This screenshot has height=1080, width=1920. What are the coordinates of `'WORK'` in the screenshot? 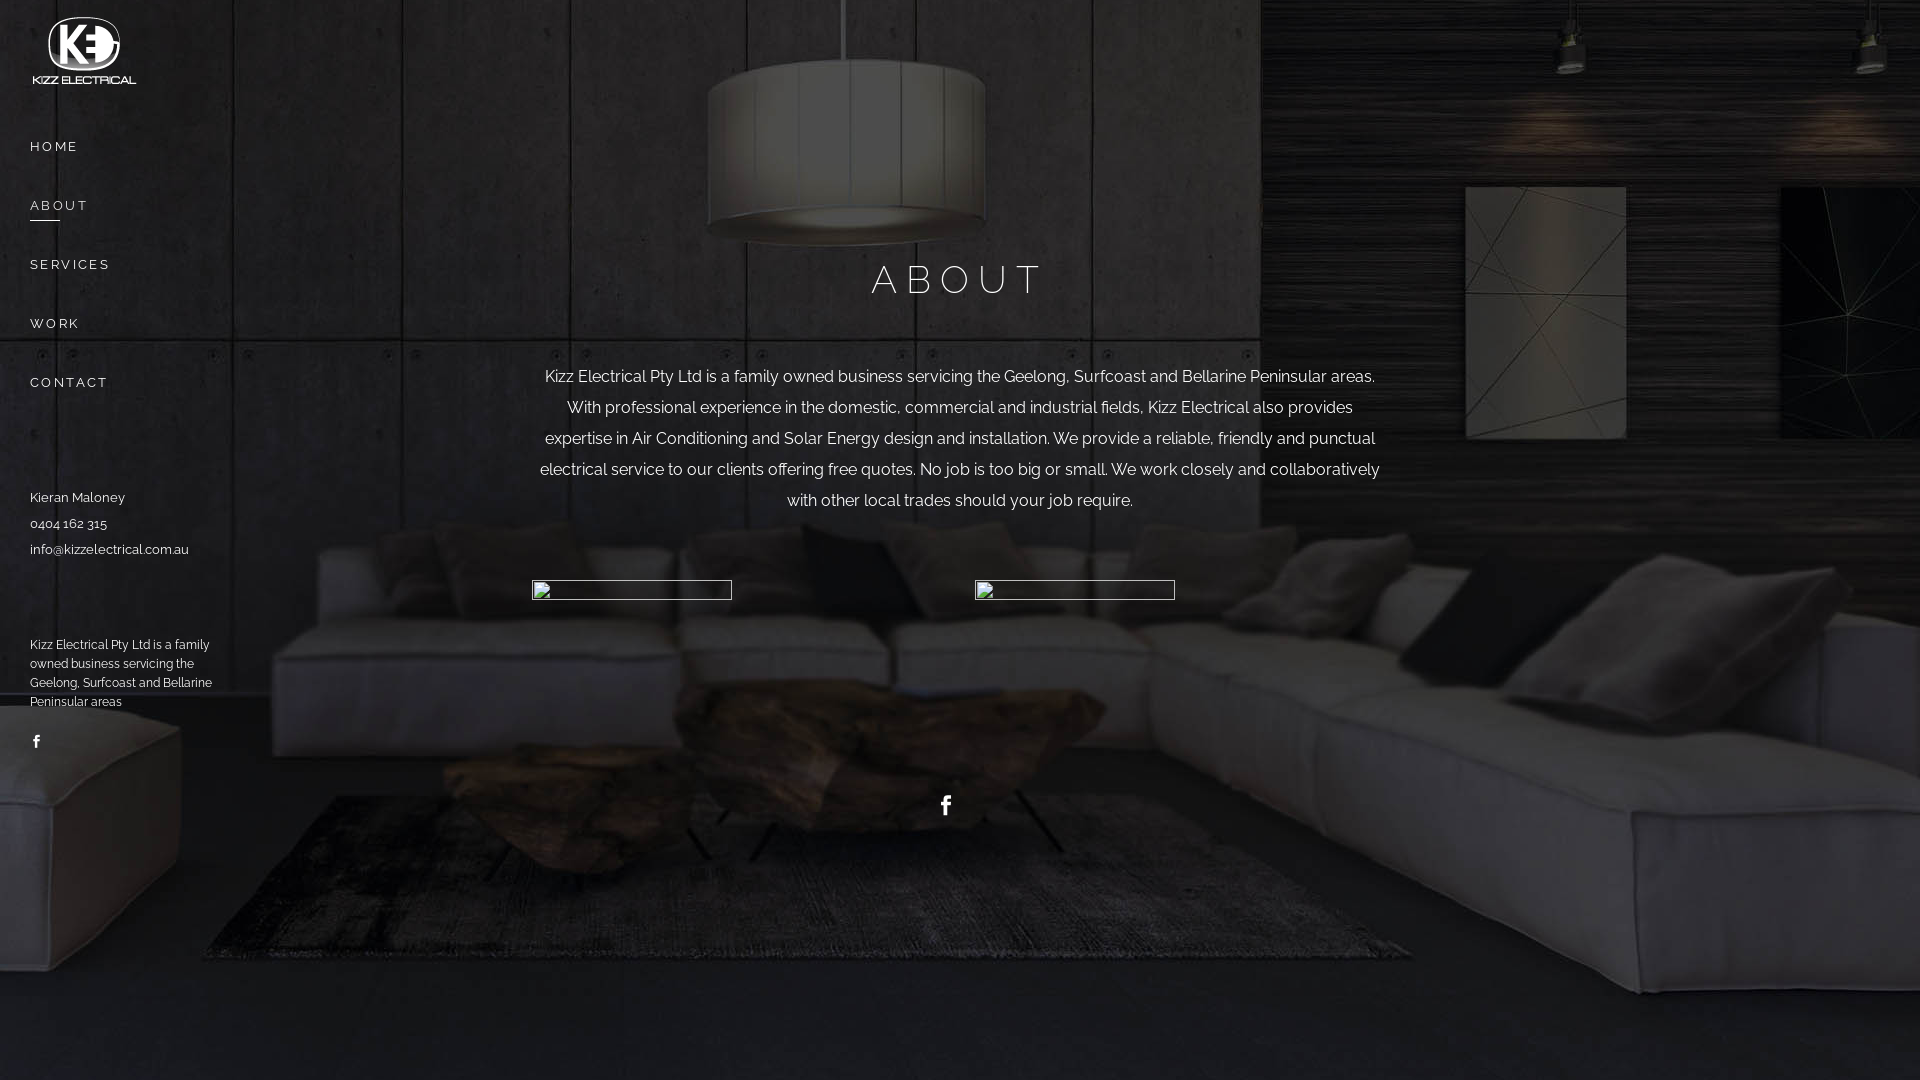 It's located at (128, 322).